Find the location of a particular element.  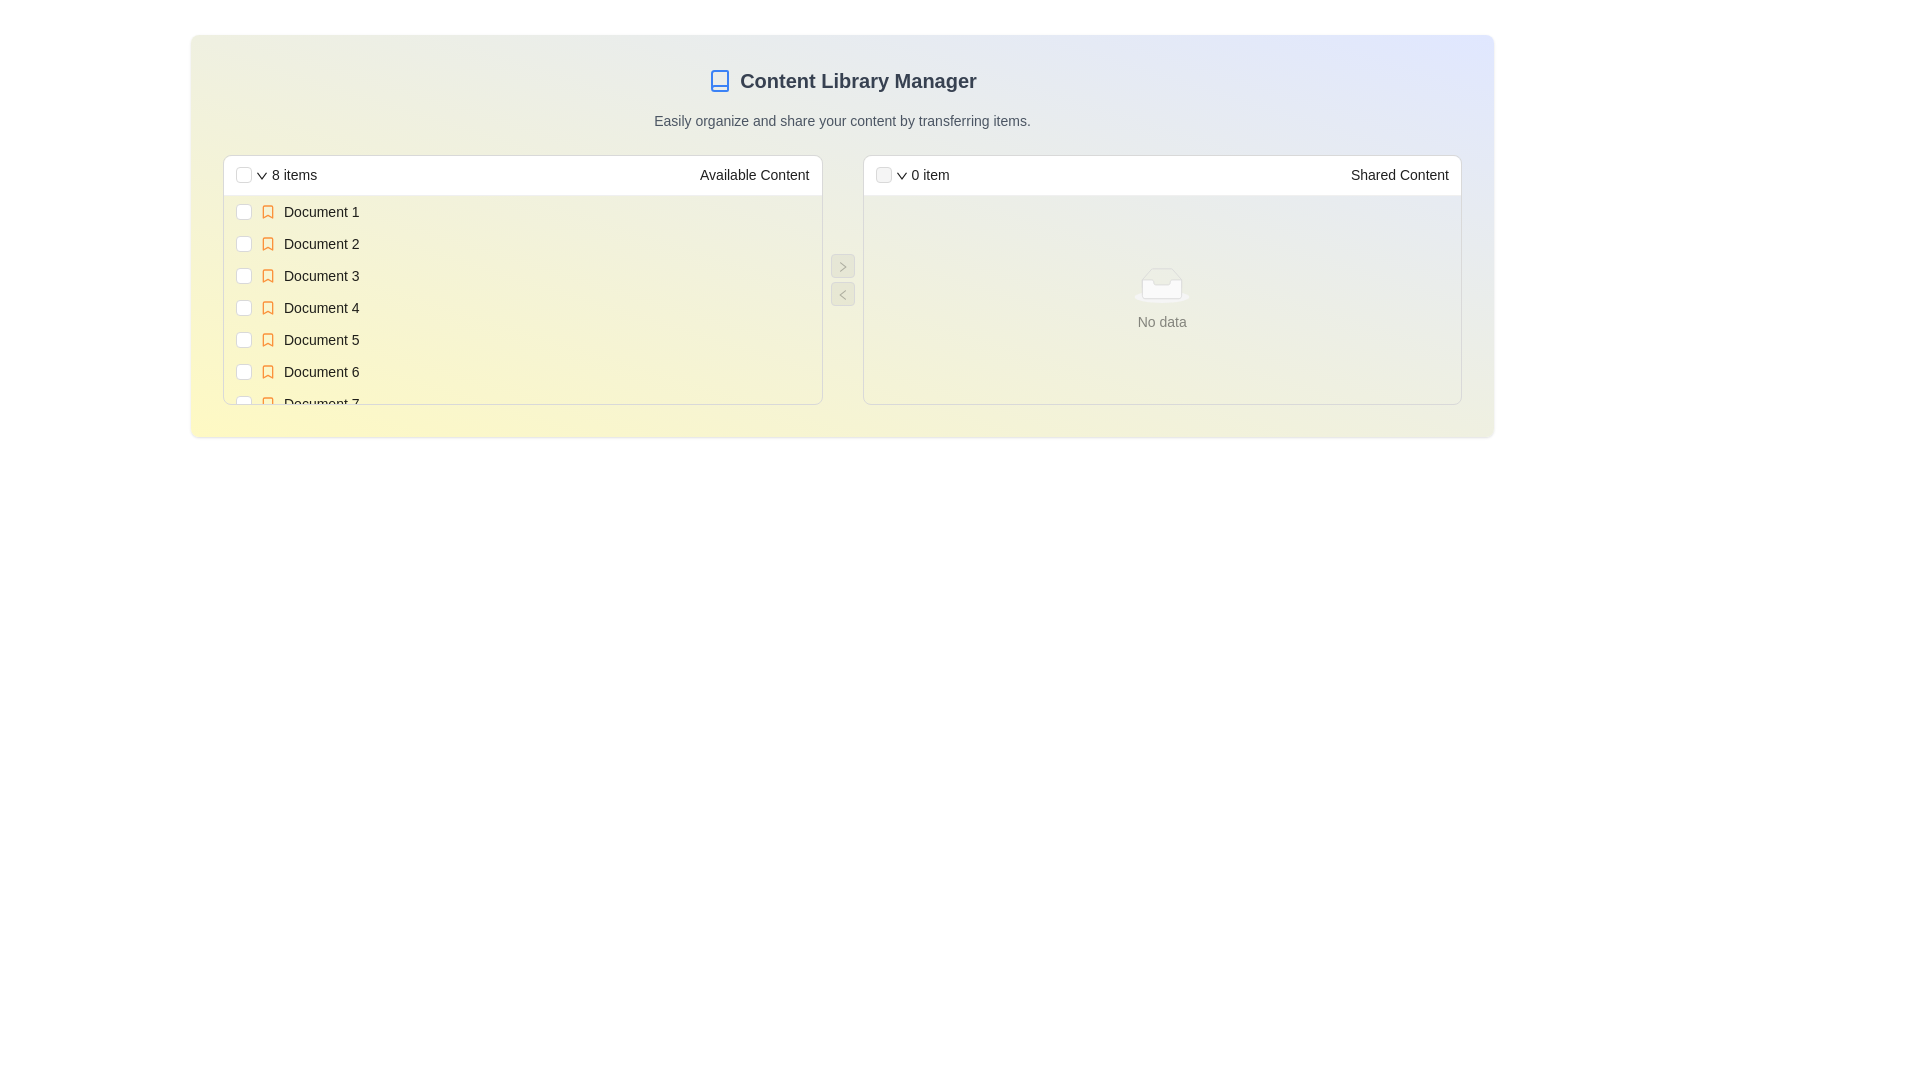

the list item labeled 'Document 3' is located at coordinates (534, 276).